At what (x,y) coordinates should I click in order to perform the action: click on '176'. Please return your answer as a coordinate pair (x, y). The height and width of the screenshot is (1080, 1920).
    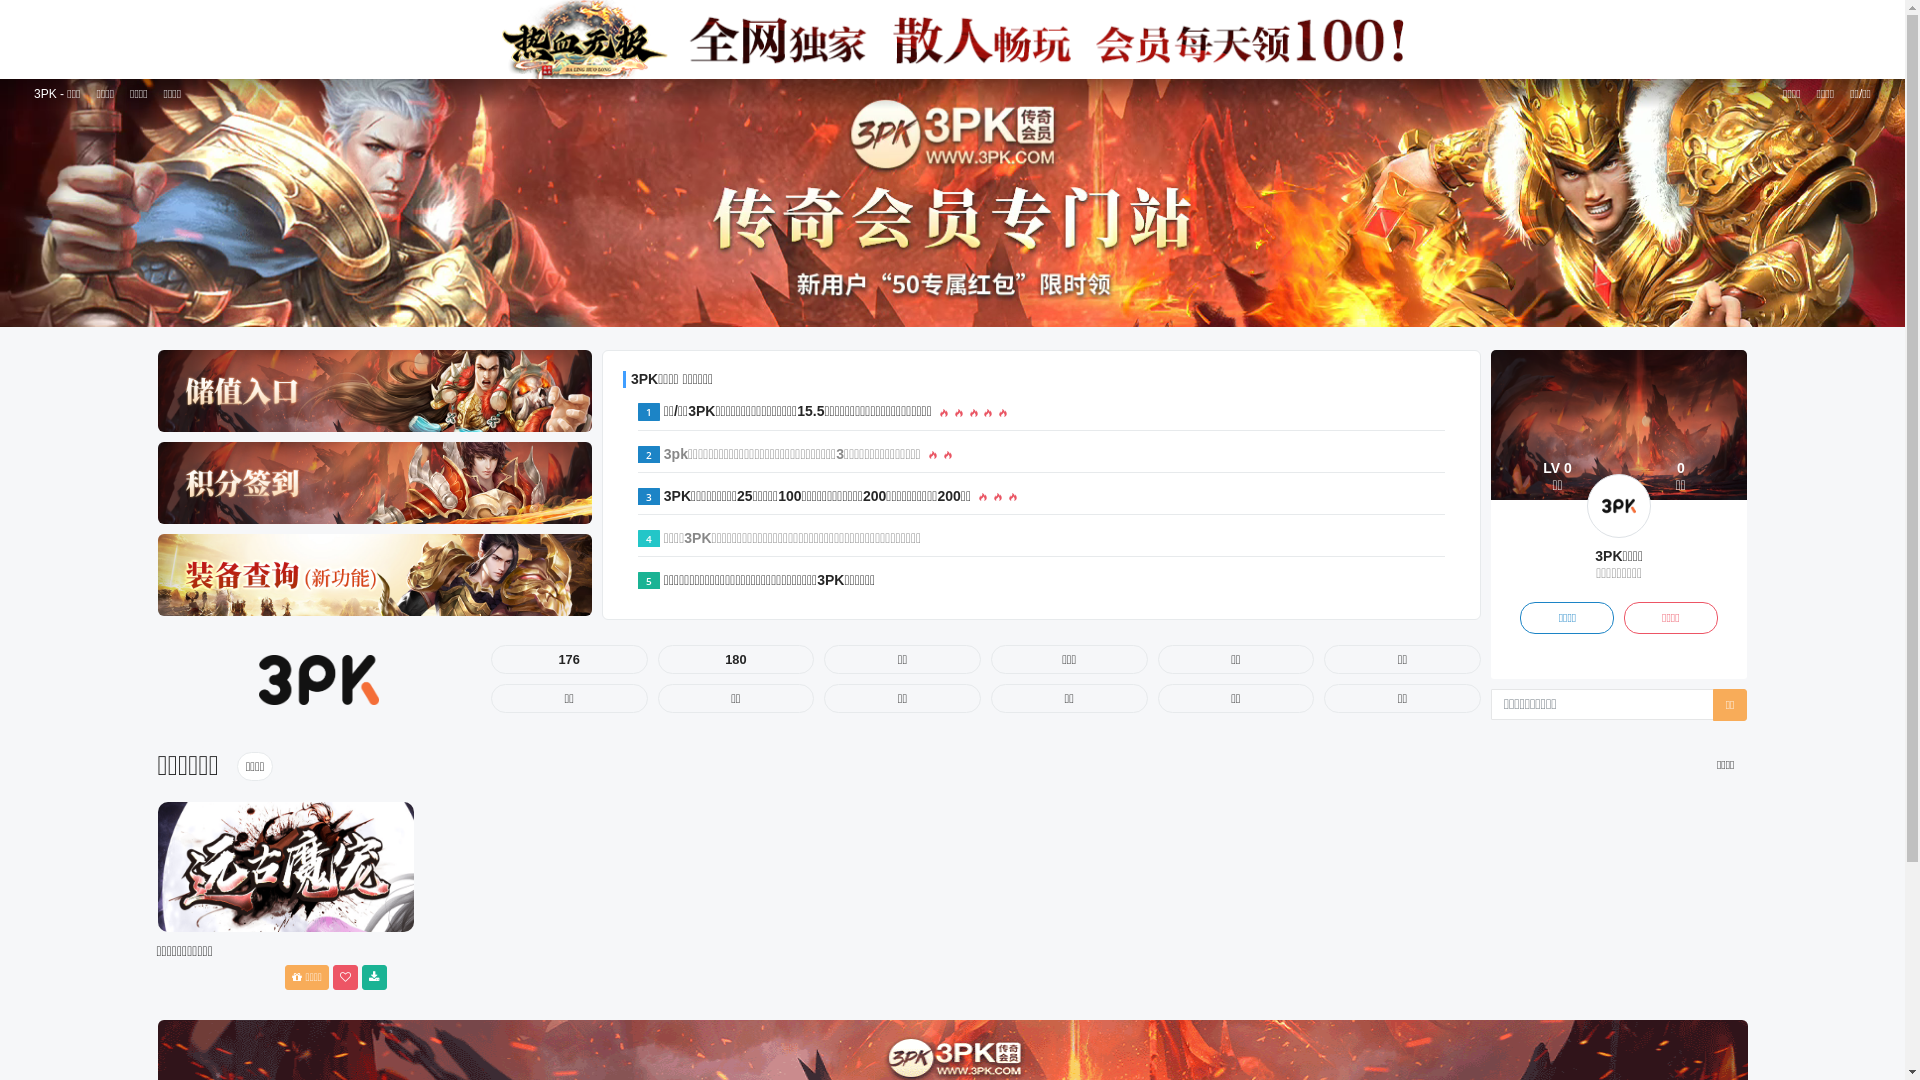
    Looking at the image, I should click on (568, 659).